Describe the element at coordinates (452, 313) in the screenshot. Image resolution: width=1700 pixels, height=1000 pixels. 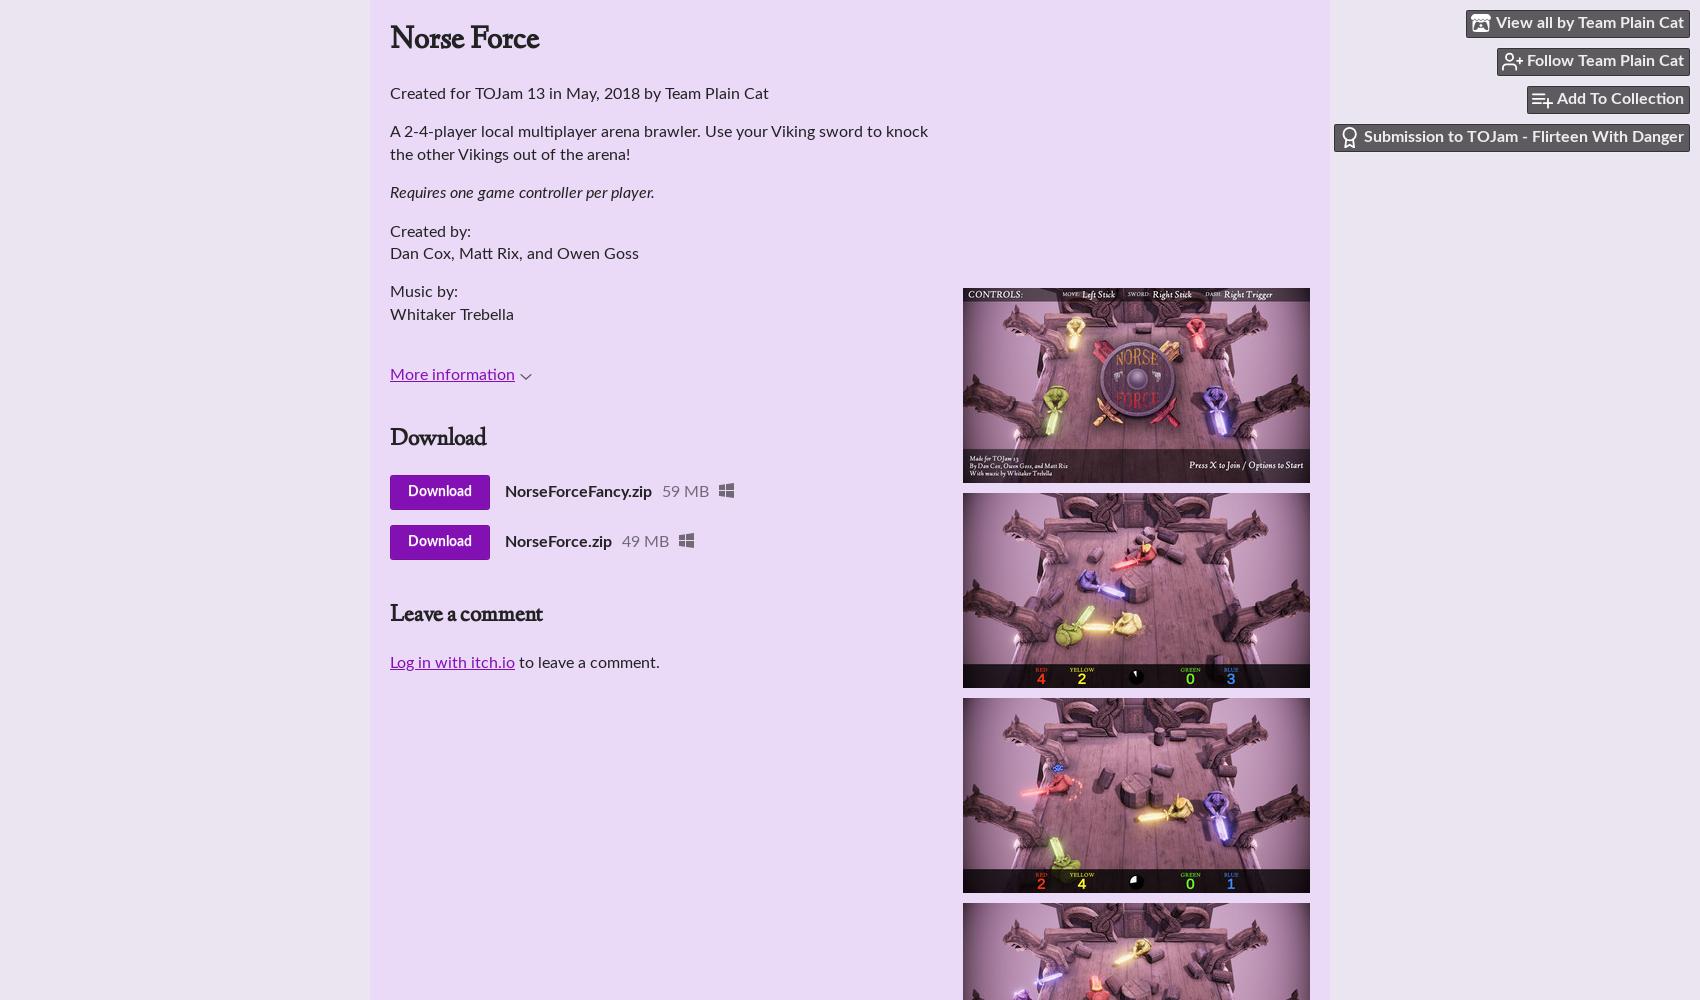
I see `'Whitaker Trebella'` at that location.